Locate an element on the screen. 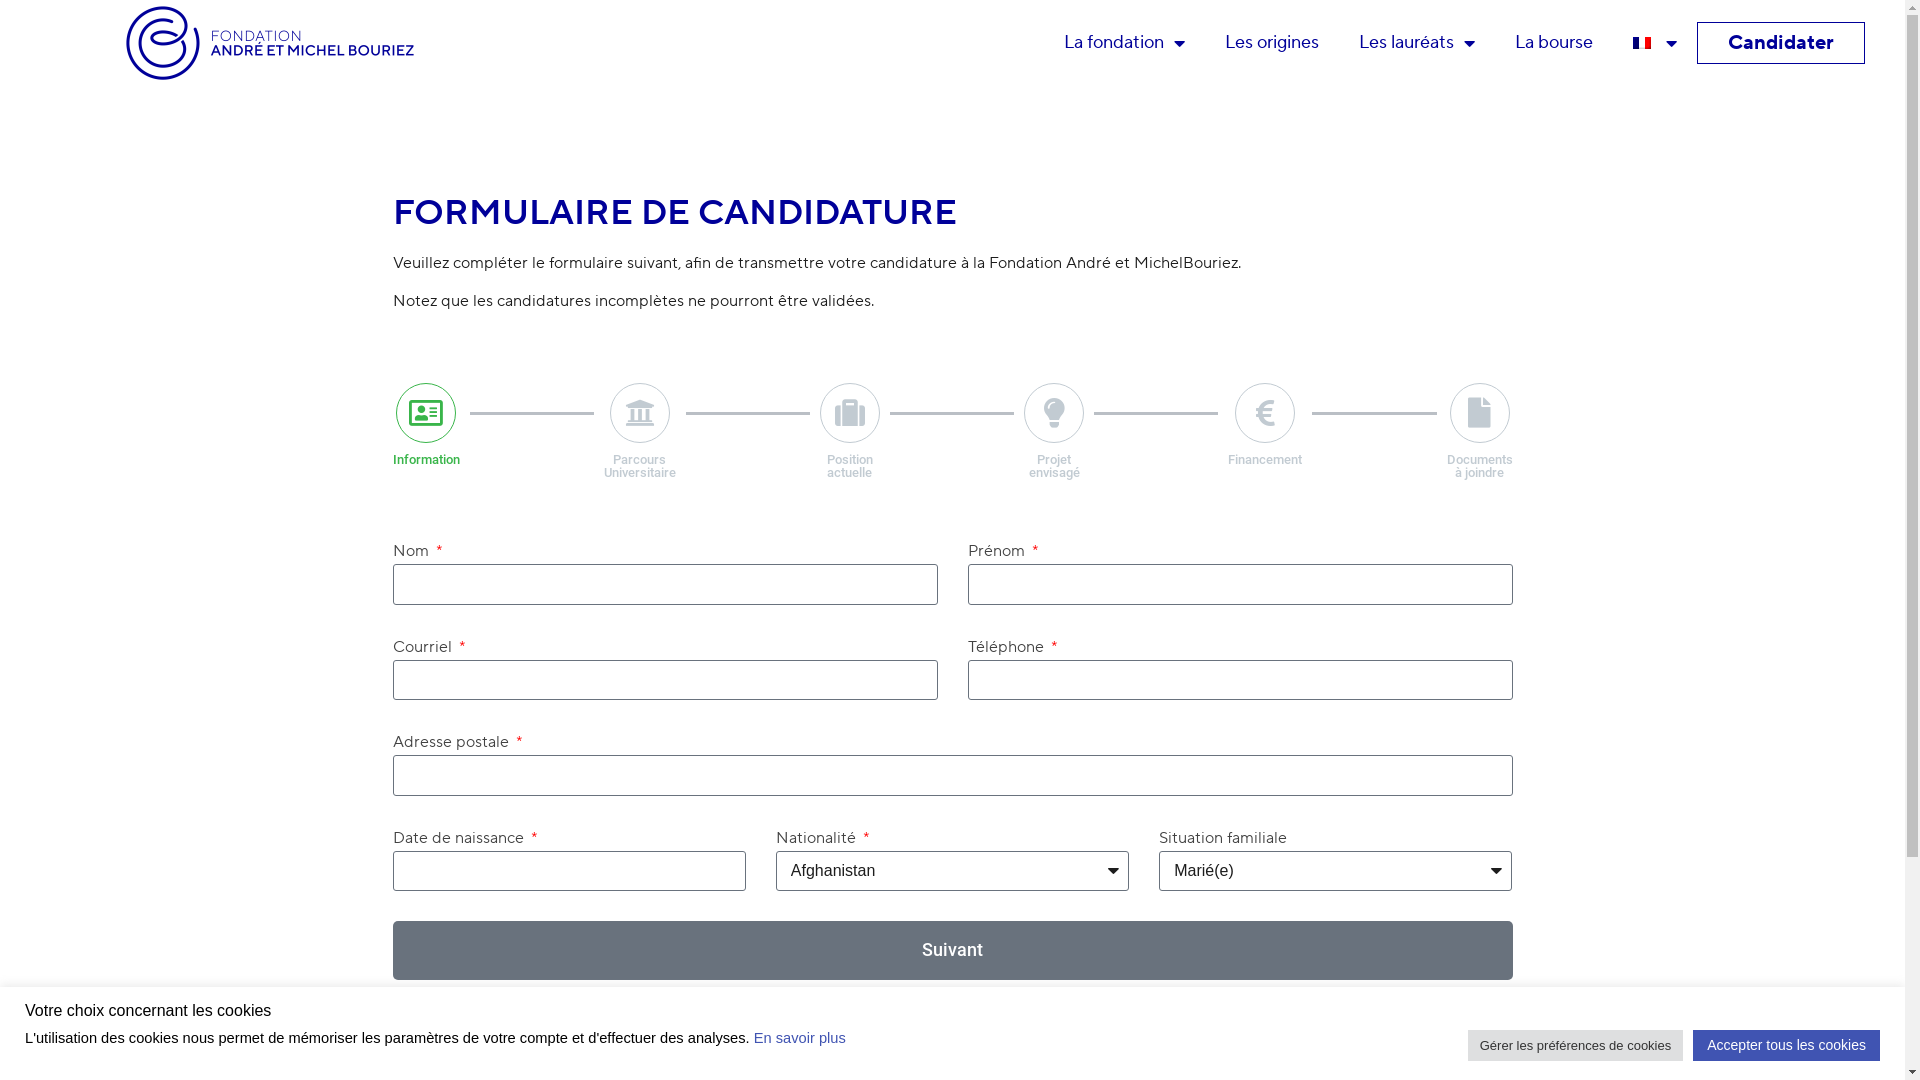 This screenshot has width=1920, height=1080. 'Accepter tous les cookies' is located at coordinates (1786, 1044).